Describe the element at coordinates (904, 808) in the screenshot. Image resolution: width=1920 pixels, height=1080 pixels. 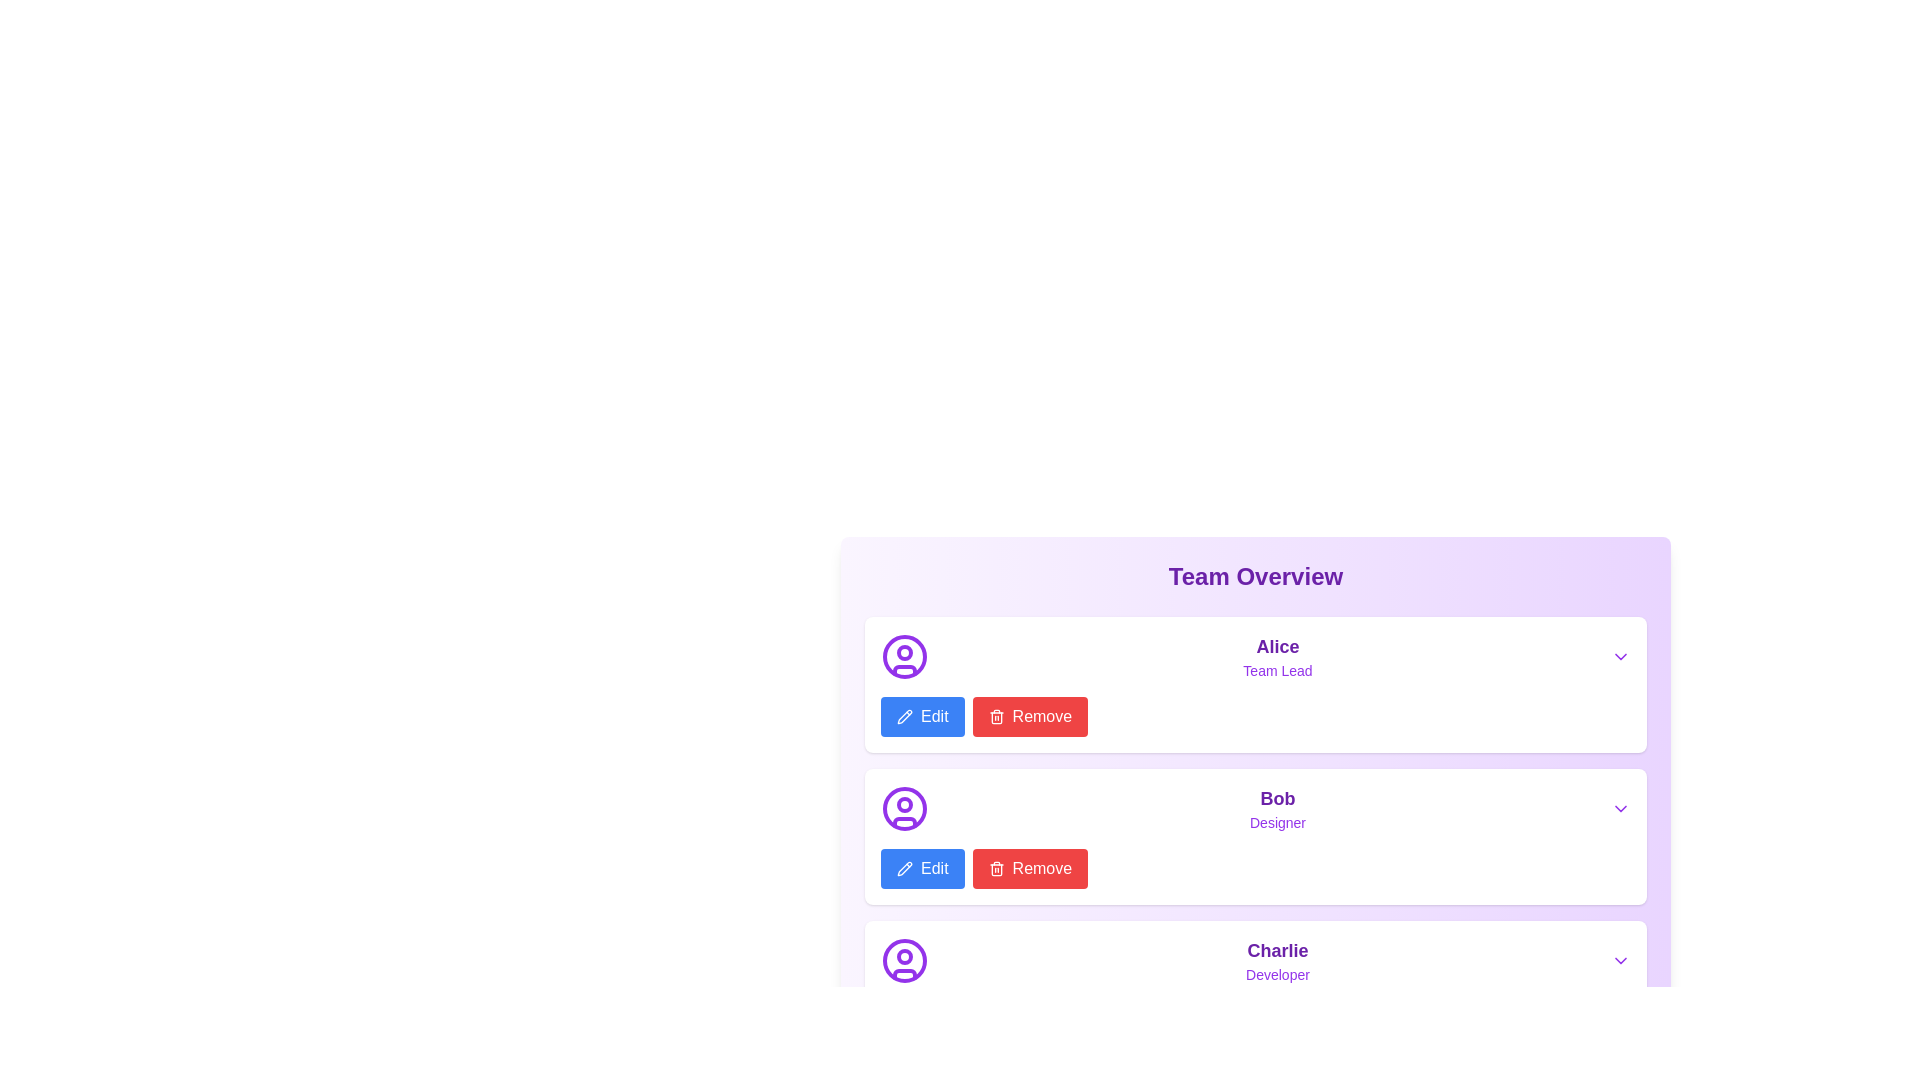
I see `the outermost circle of the user avatar icon located in the second row next to the name 'Bob'` at that location.